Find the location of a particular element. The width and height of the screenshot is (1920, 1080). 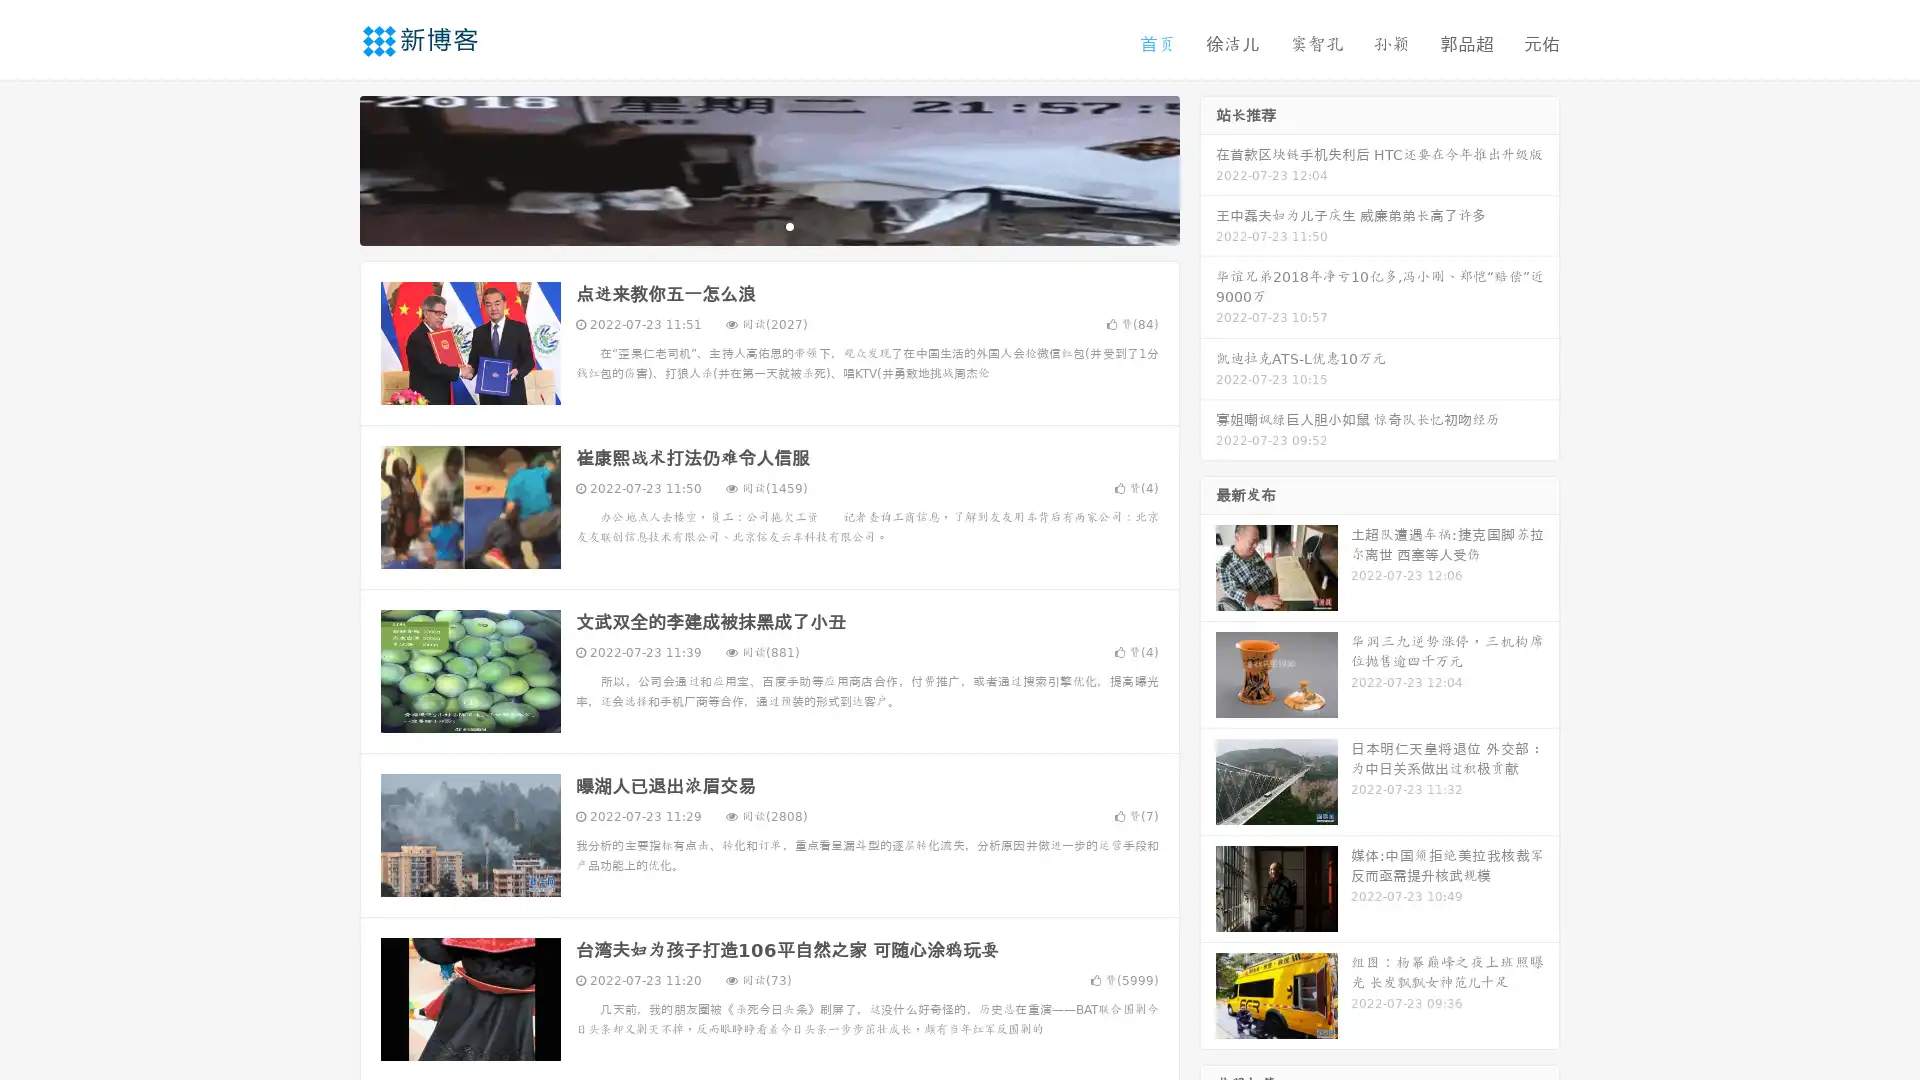

Go to slide 3 is located at coordinates (789, 225).